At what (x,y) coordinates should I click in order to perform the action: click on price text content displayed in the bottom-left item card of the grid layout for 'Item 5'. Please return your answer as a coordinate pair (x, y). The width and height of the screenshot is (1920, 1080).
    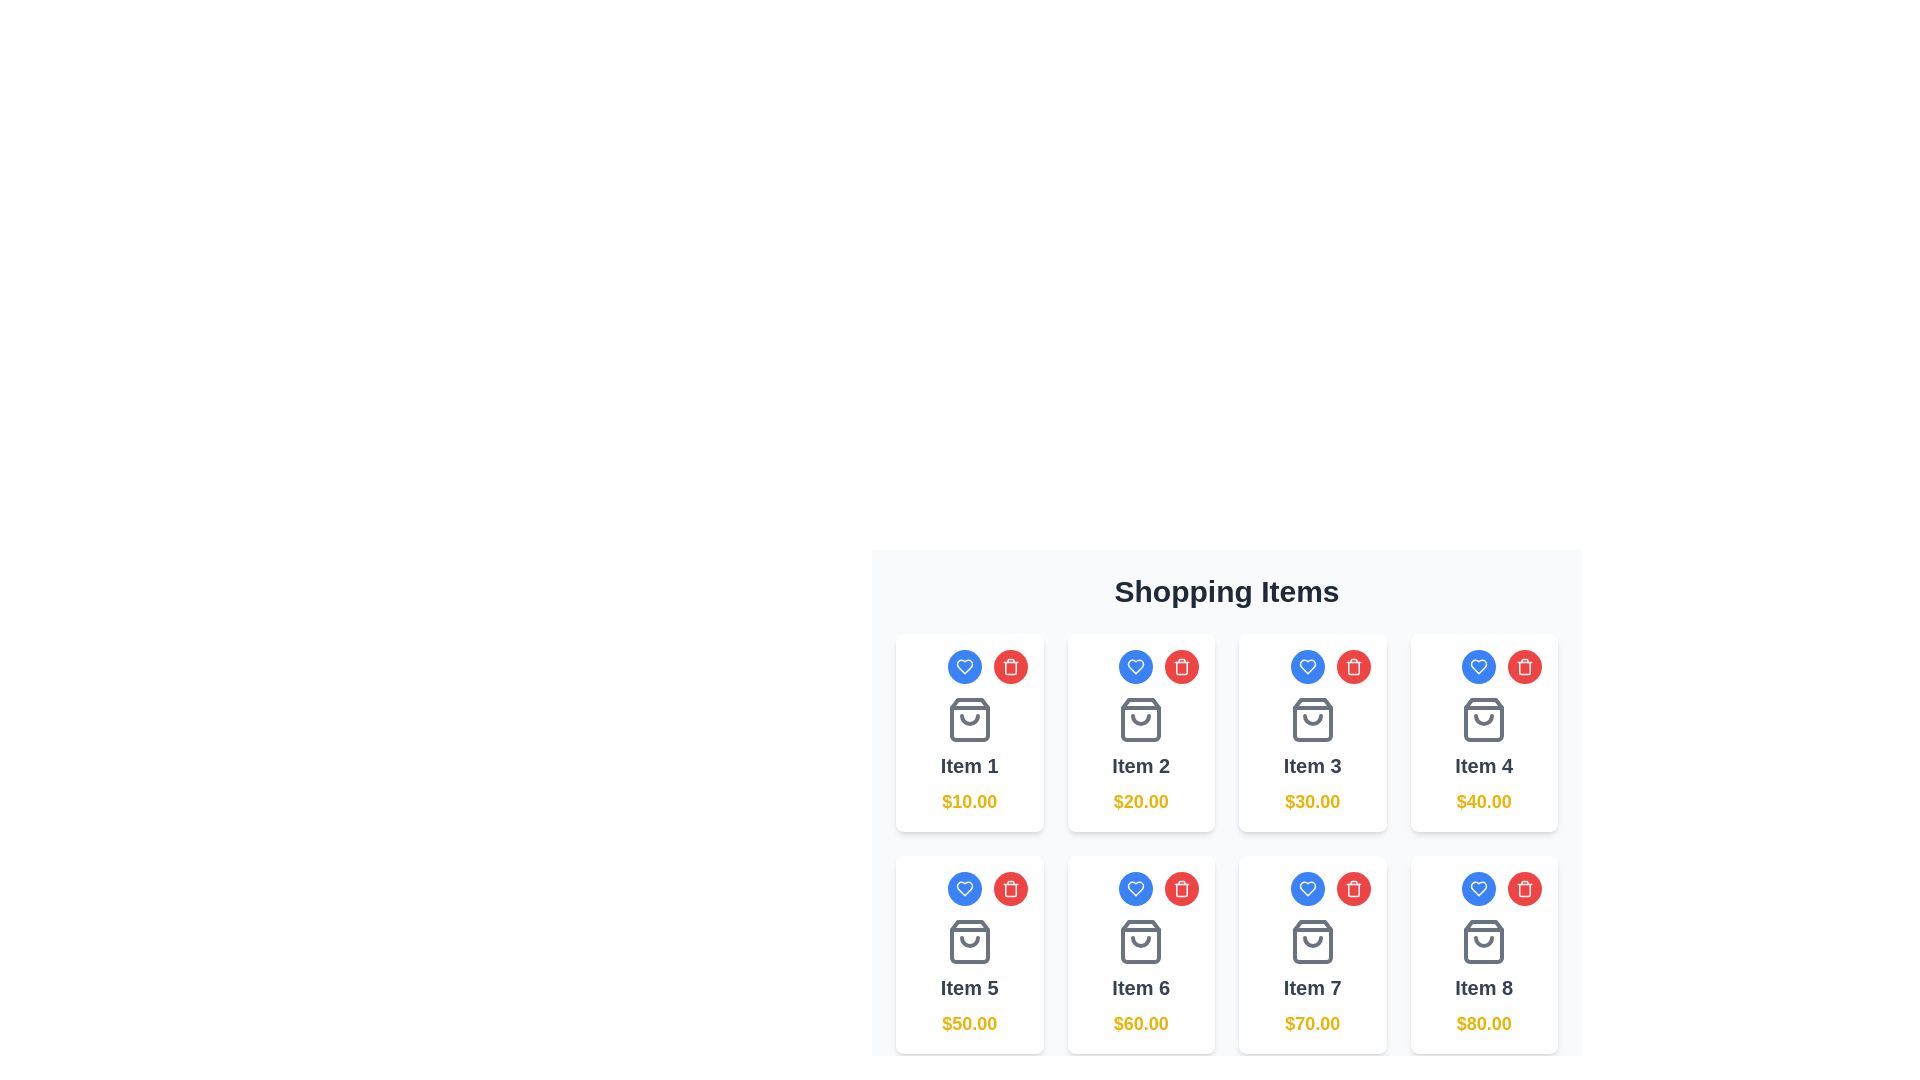
    Looking at the image, I should click on (969, 1023).